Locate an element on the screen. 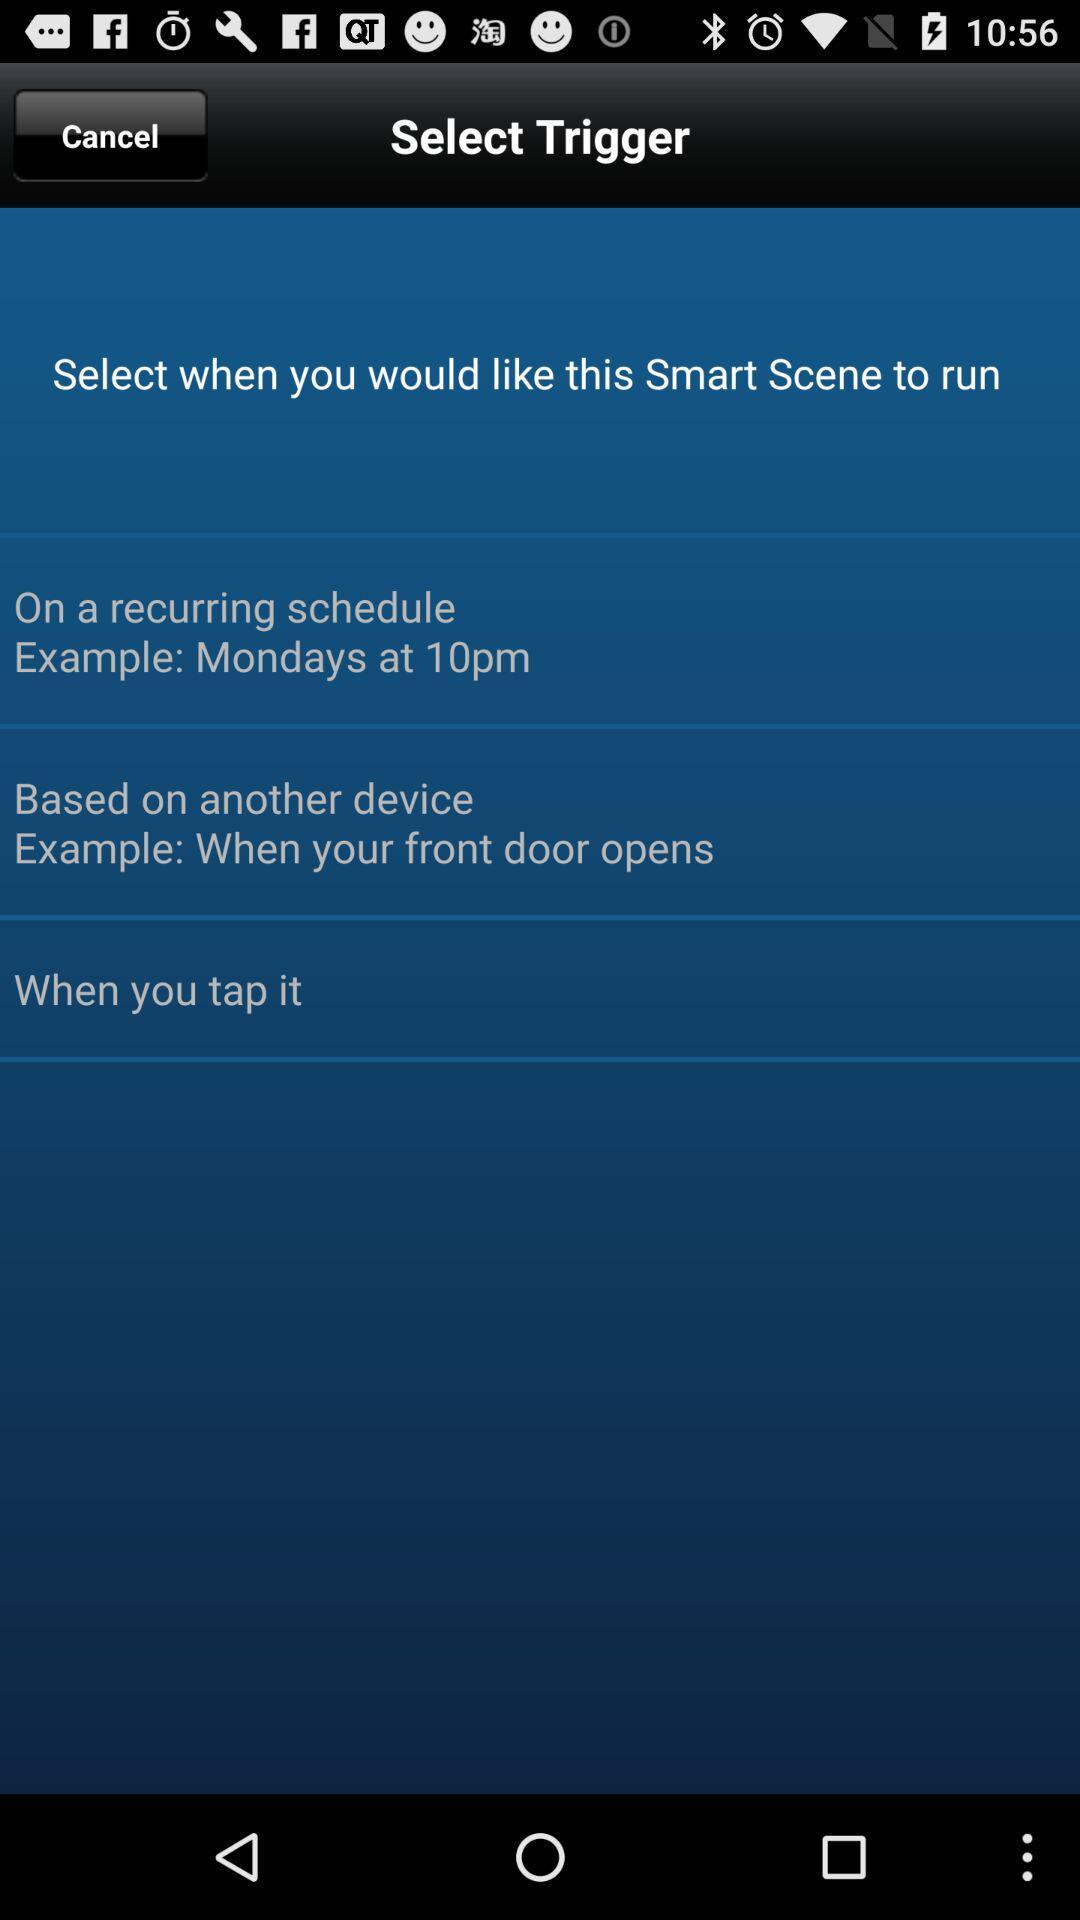 The image size is (1080, 1920). item to the left of the select trigger item is located at coordinates (110, 134).